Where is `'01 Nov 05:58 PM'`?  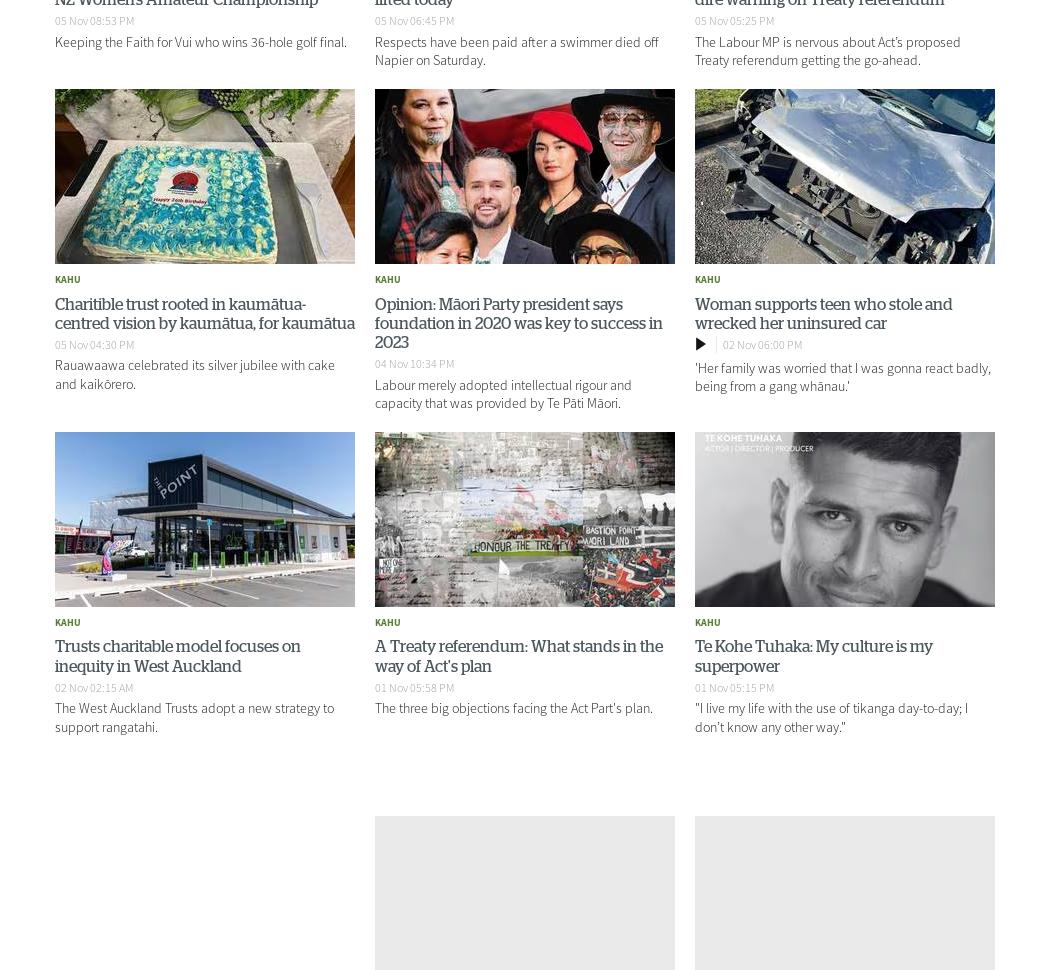
'01 Nov 05:58 PM' is located at coordinates (412, 686).